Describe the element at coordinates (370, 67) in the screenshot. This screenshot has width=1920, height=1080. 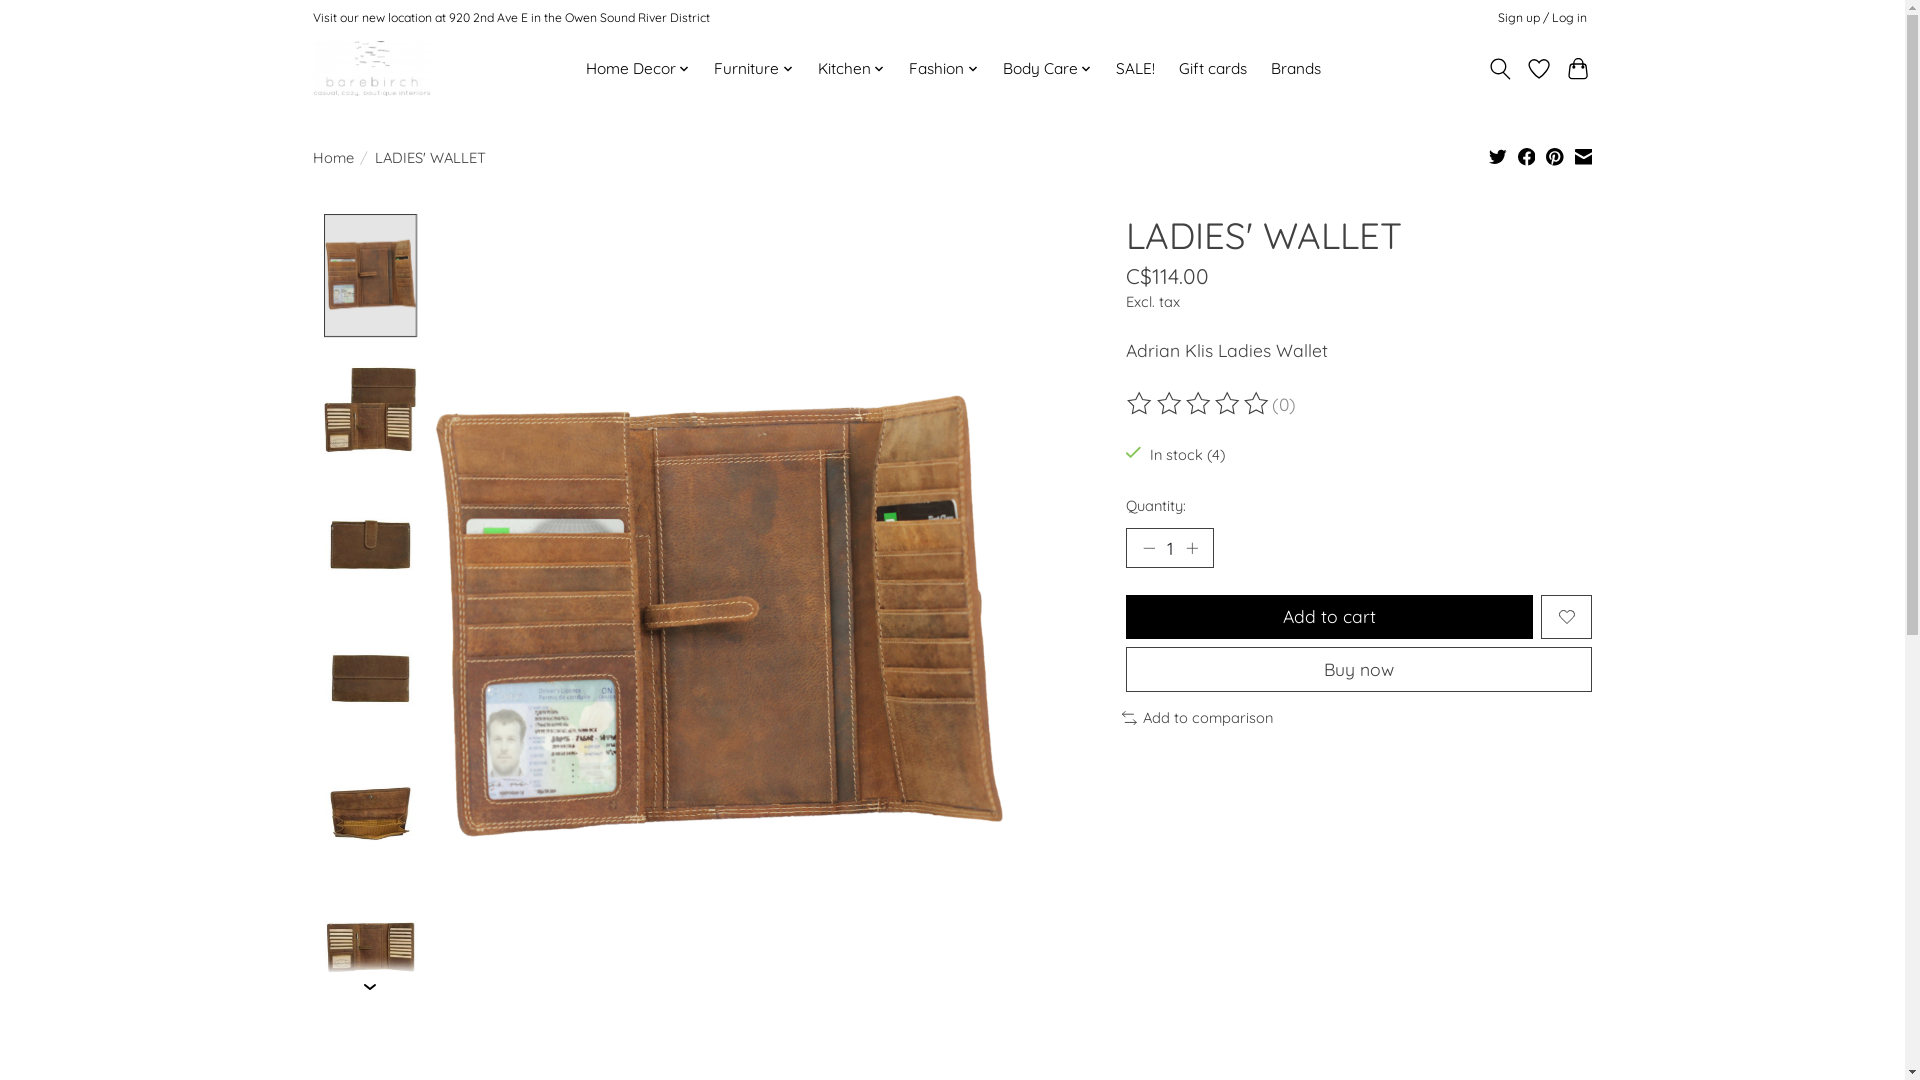
I see `'Furniture, Home Decor, Fashion Accessories and Giftware'` at that location.